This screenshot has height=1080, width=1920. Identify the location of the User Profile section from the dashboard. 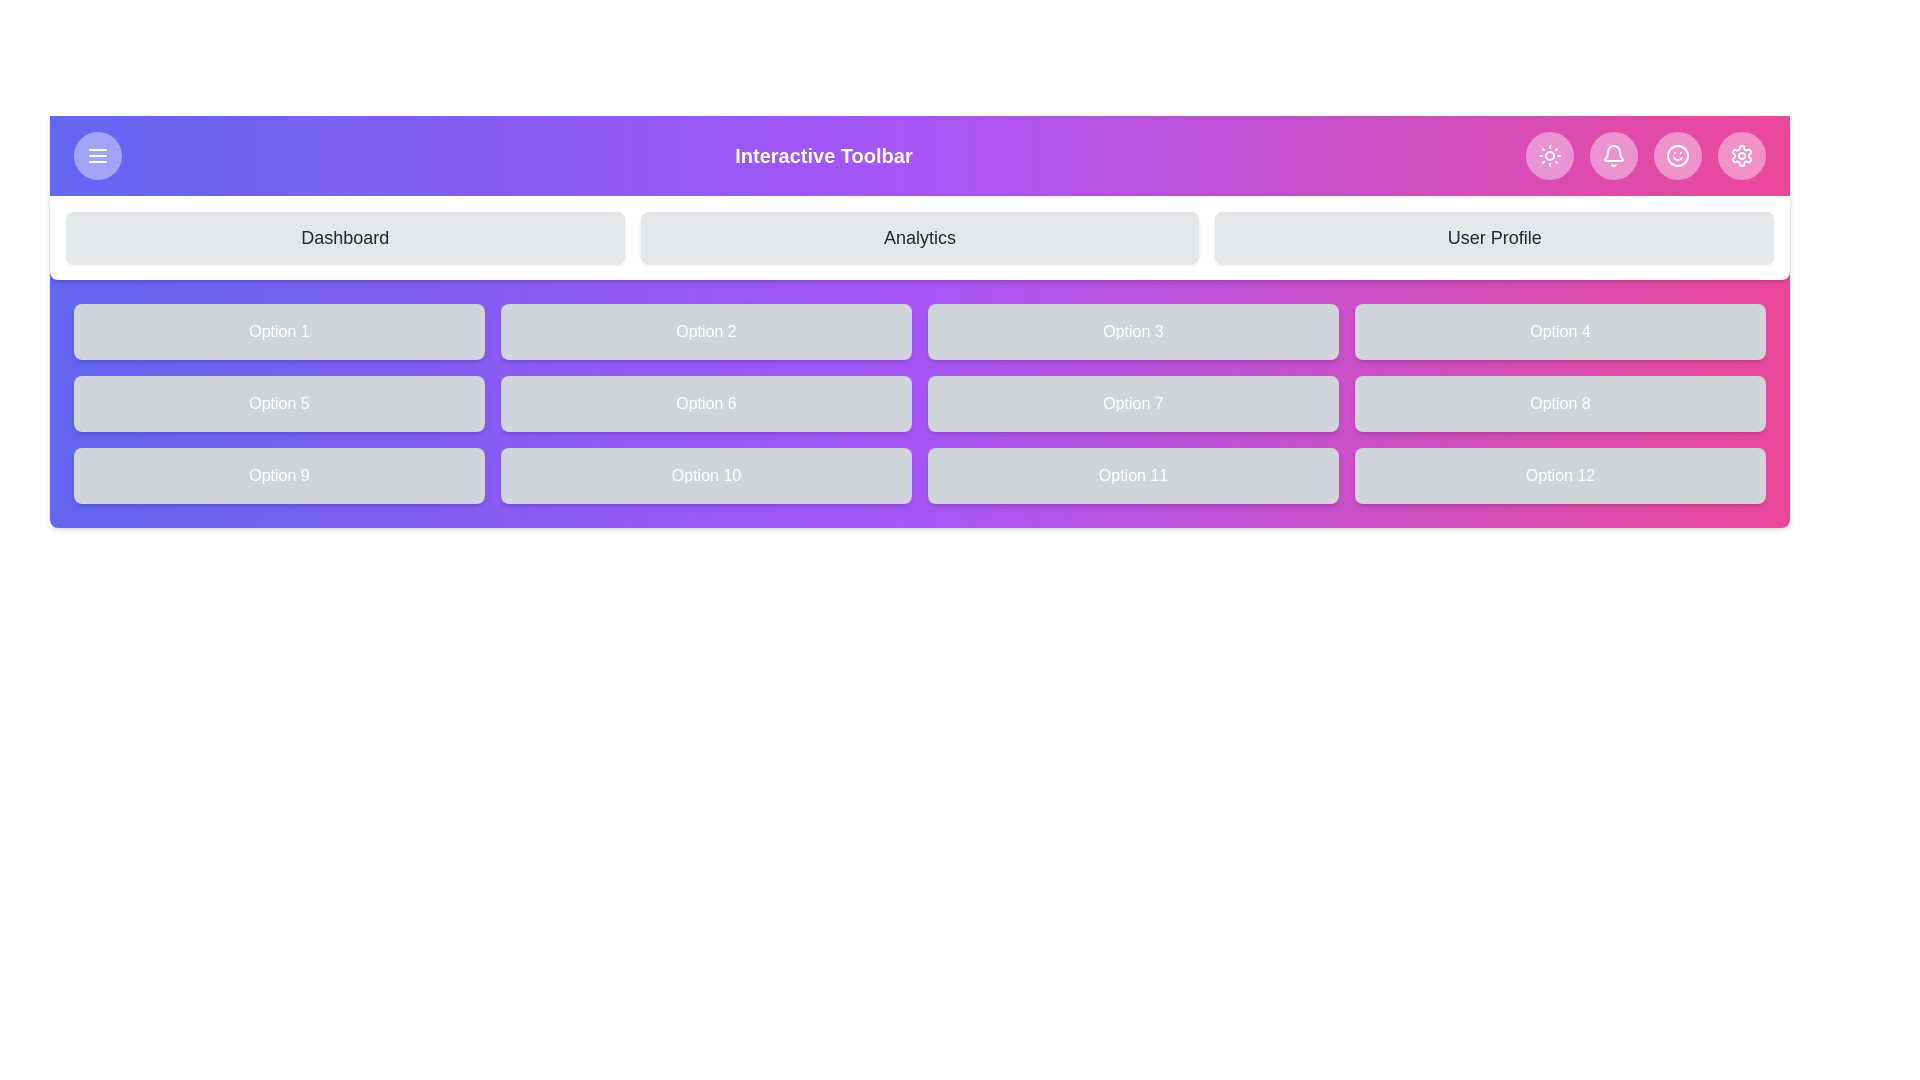
(1494, 237).